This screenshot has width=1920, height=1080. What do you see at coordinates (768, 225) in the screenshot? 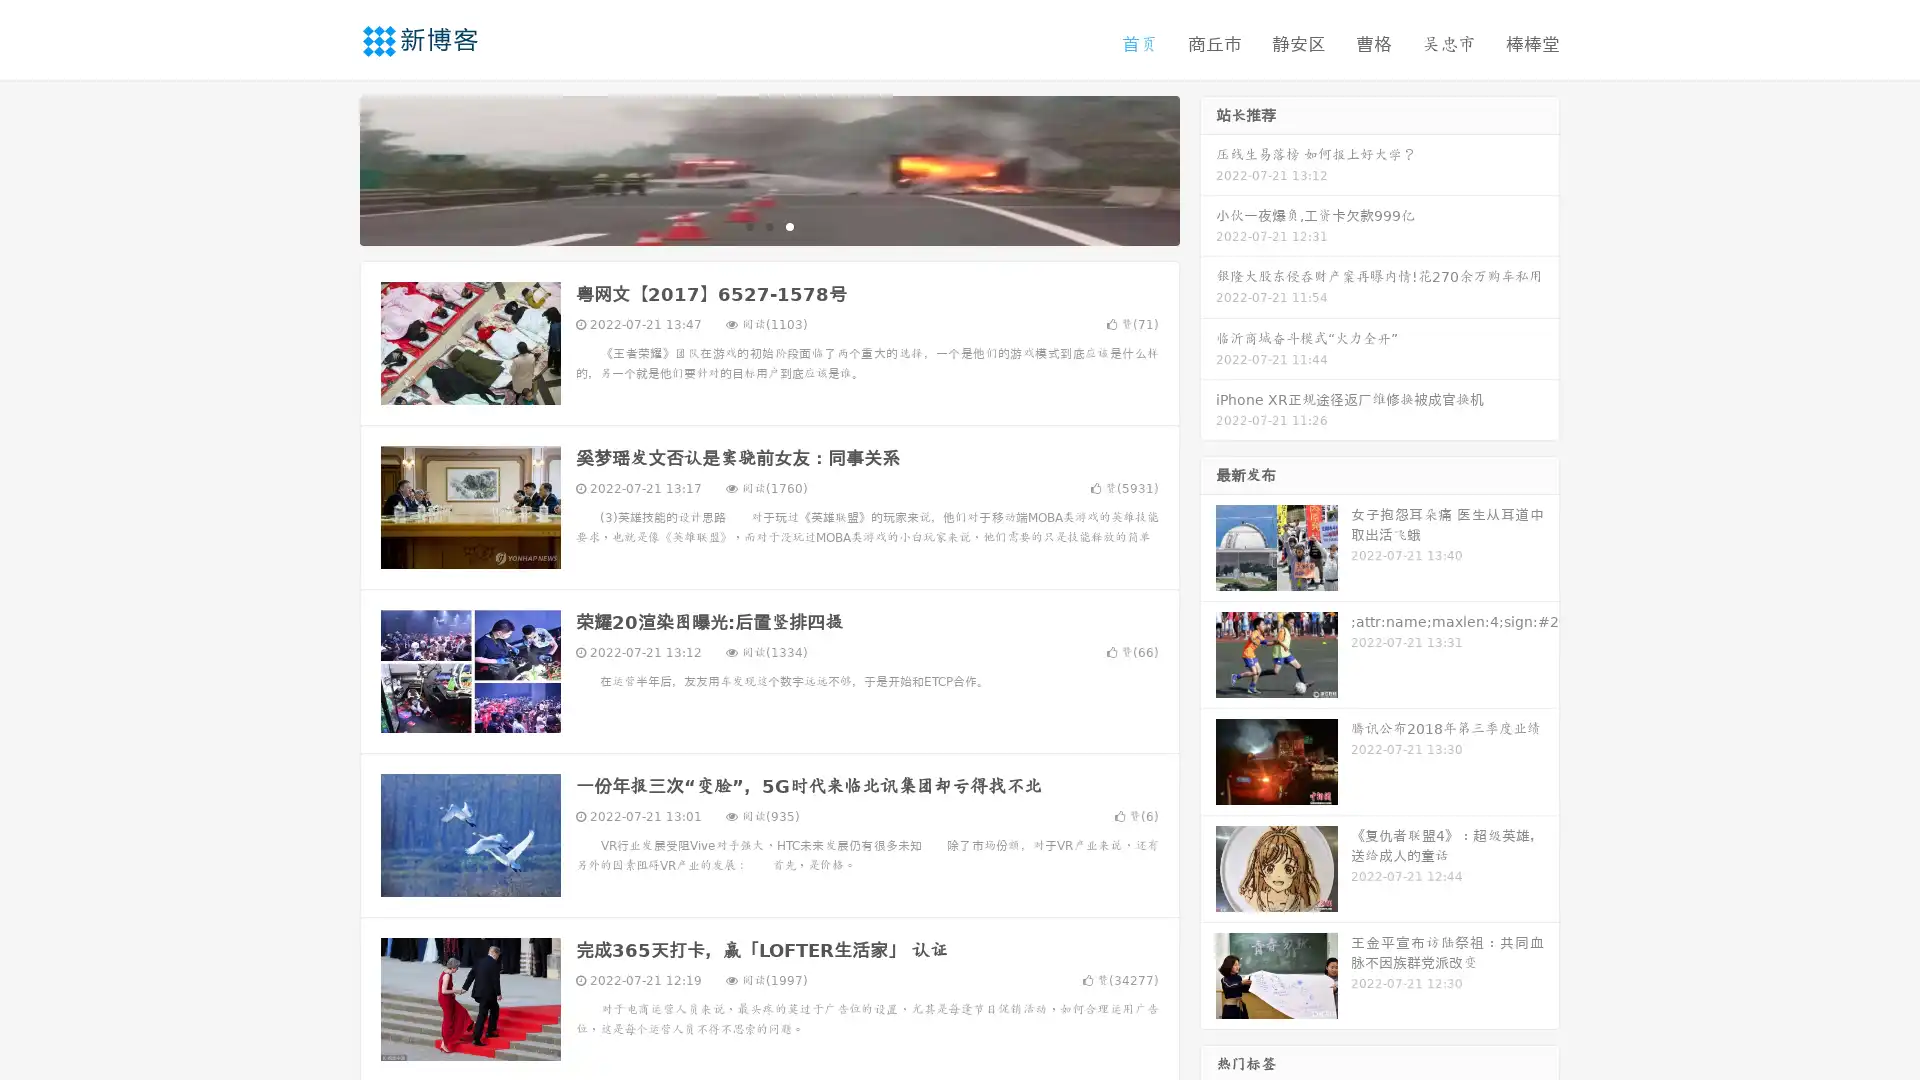
I see `Go to slide 2` at bounding box center [768, 225].